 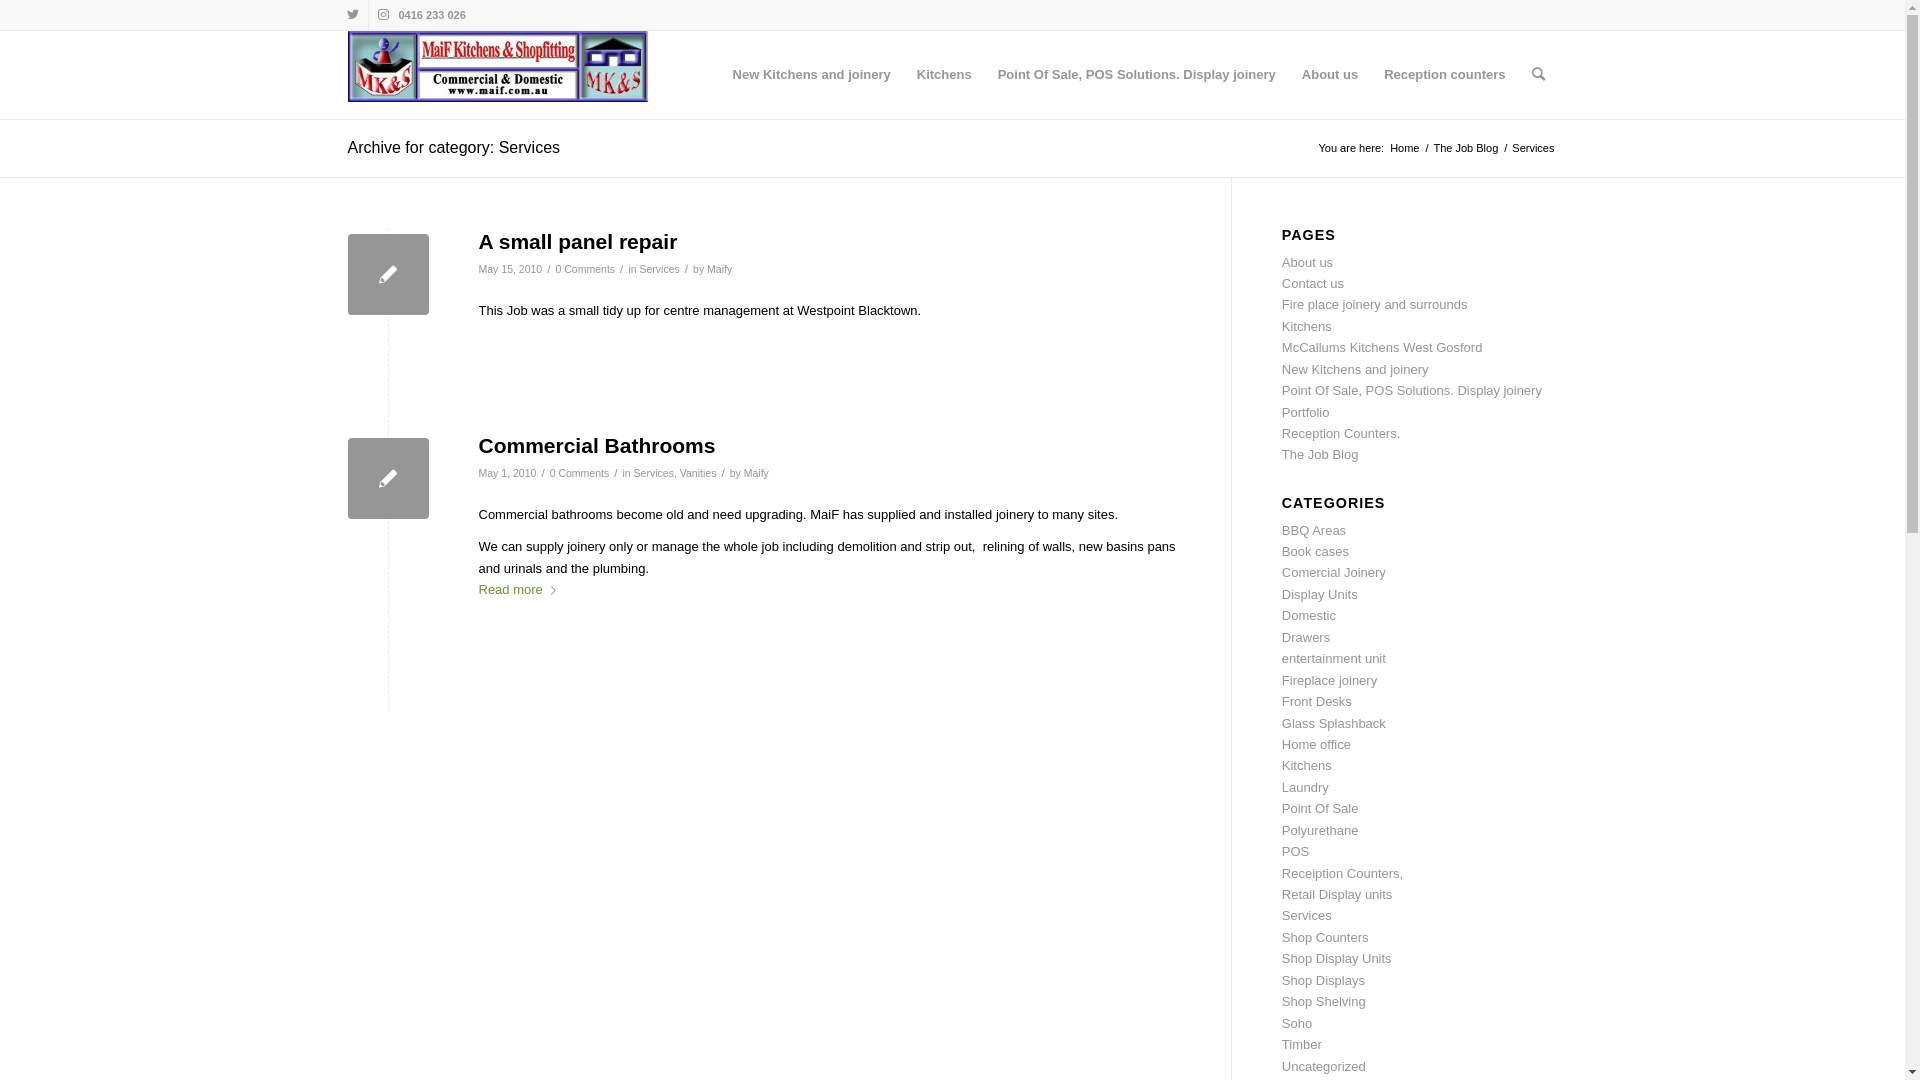 What do you see at coordinates (1281, 304) in the screenshot?
I see `'Fire place joinery and surrounds'` at bounding box center [1281, 304].